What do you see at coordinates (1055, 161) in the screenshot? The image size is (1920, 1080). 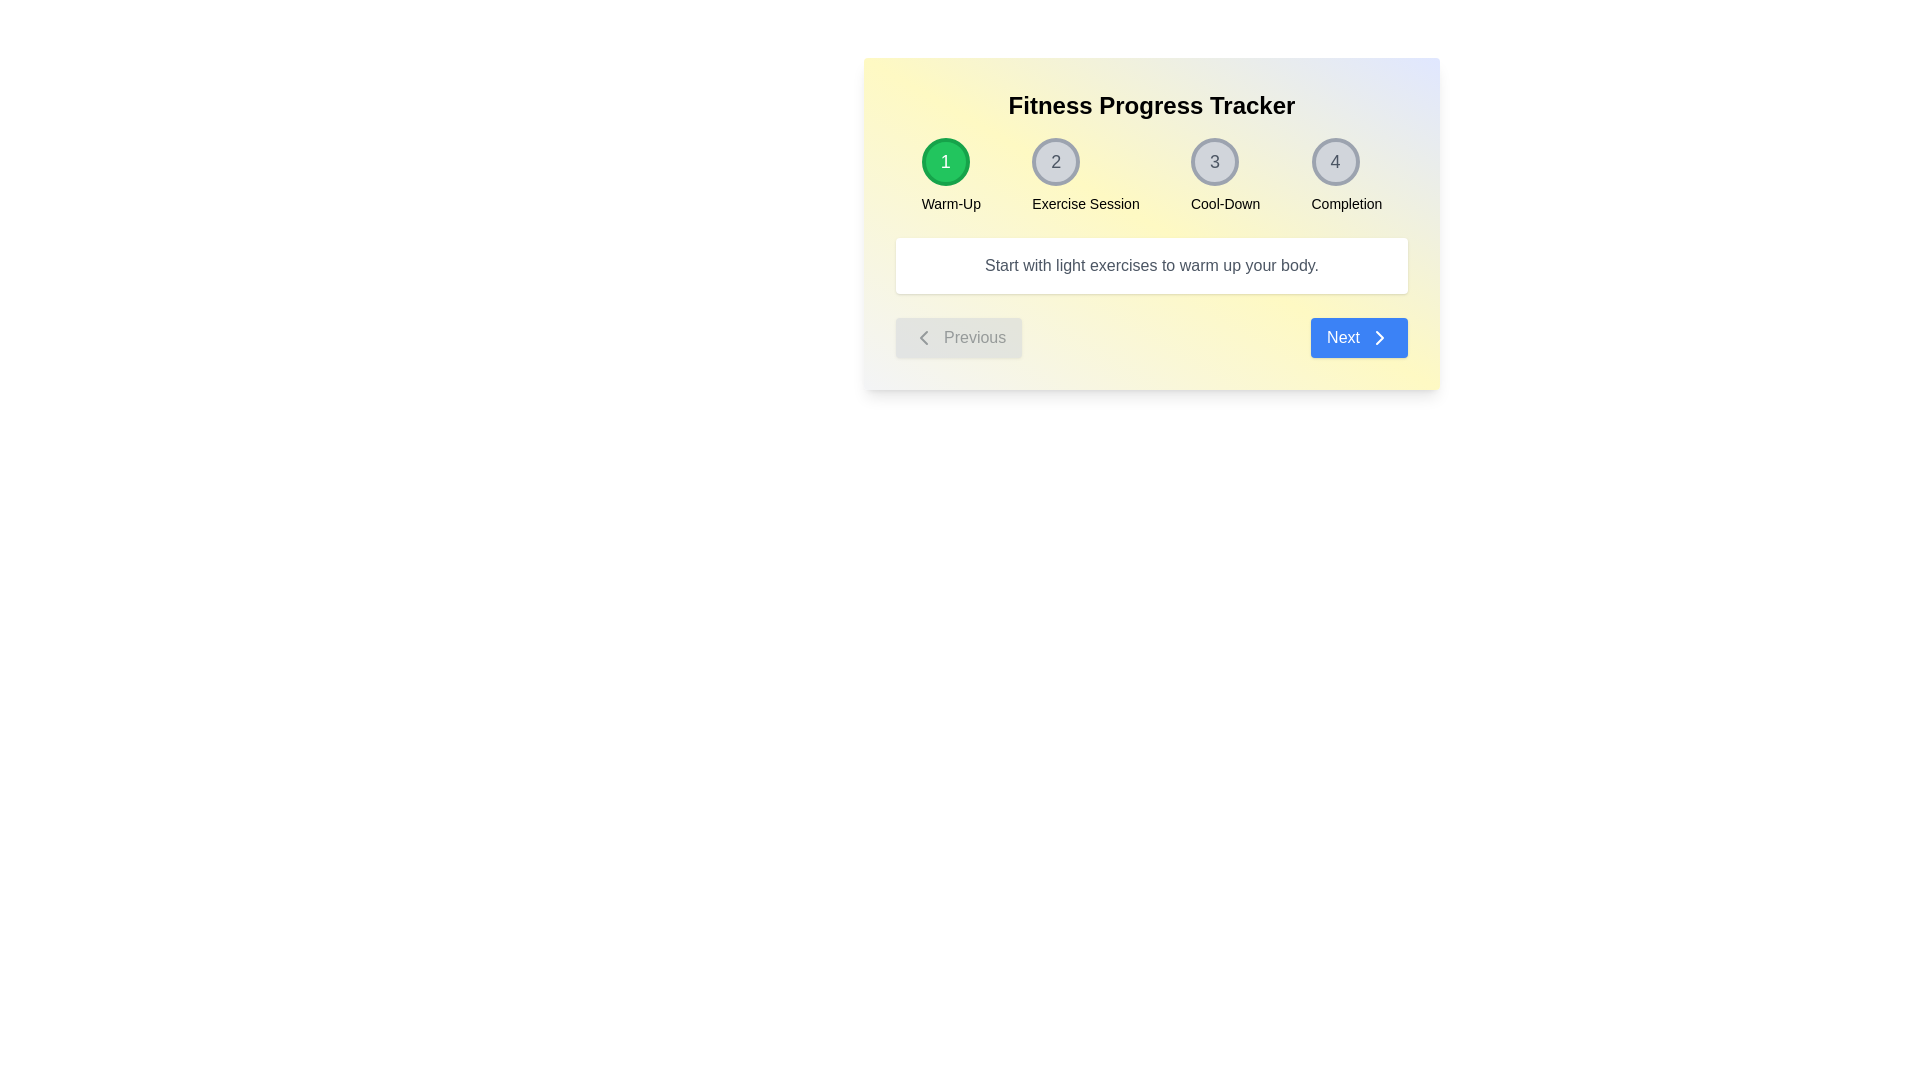 I see `the Text Label displaying the numeral '2'` at bounding box center [1055, 161].